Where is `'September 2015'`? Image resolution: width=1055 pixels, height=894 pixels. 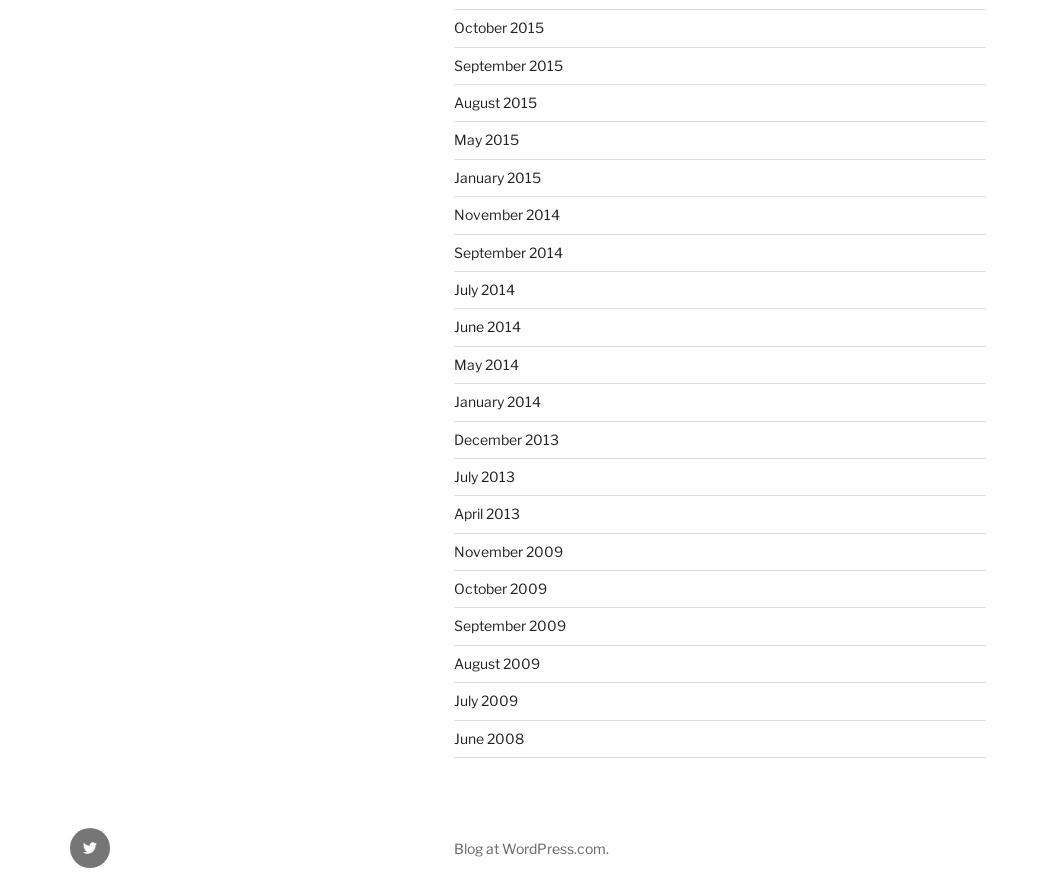 'September 2015' is located at coordinates (508, 64).